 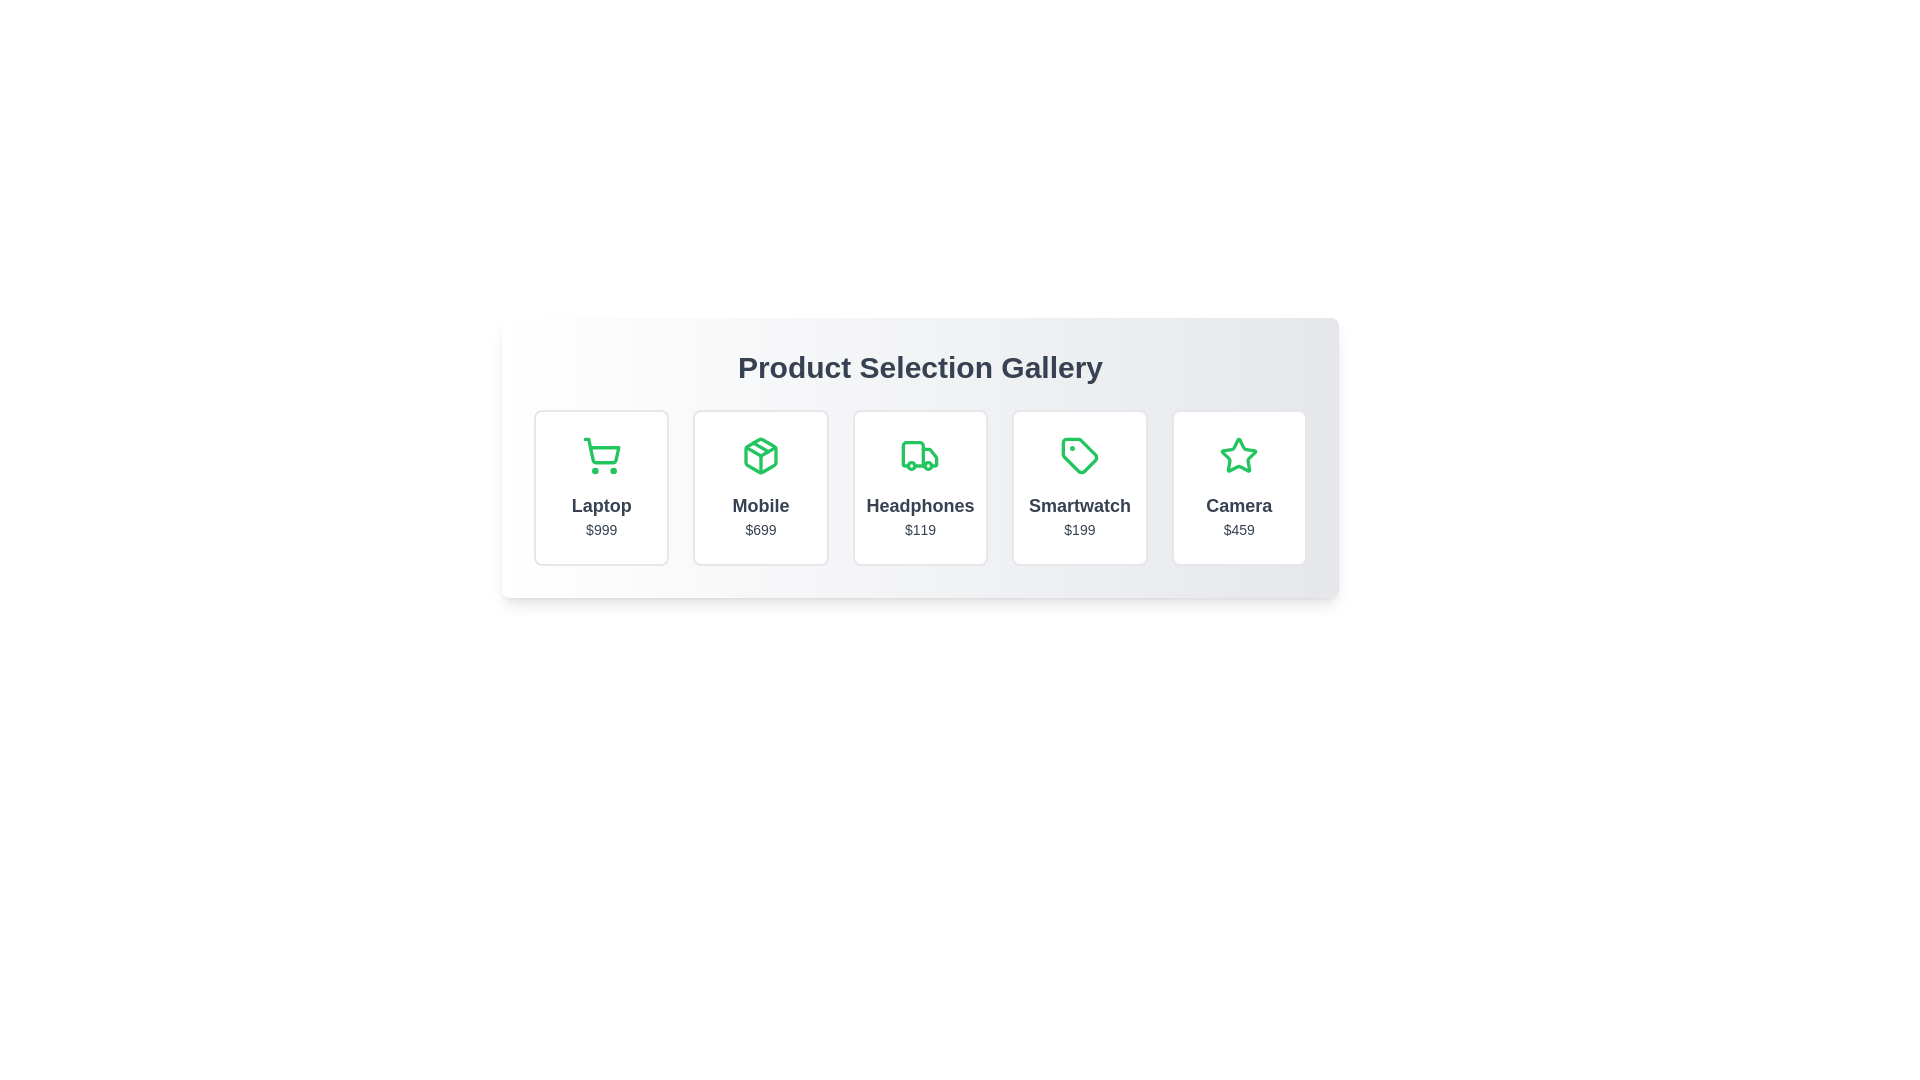 I want to click on the cabin section of the truck icon, which is a green-stroked graphical component in the third card of a row of five cards, so click(x=912, y=454).